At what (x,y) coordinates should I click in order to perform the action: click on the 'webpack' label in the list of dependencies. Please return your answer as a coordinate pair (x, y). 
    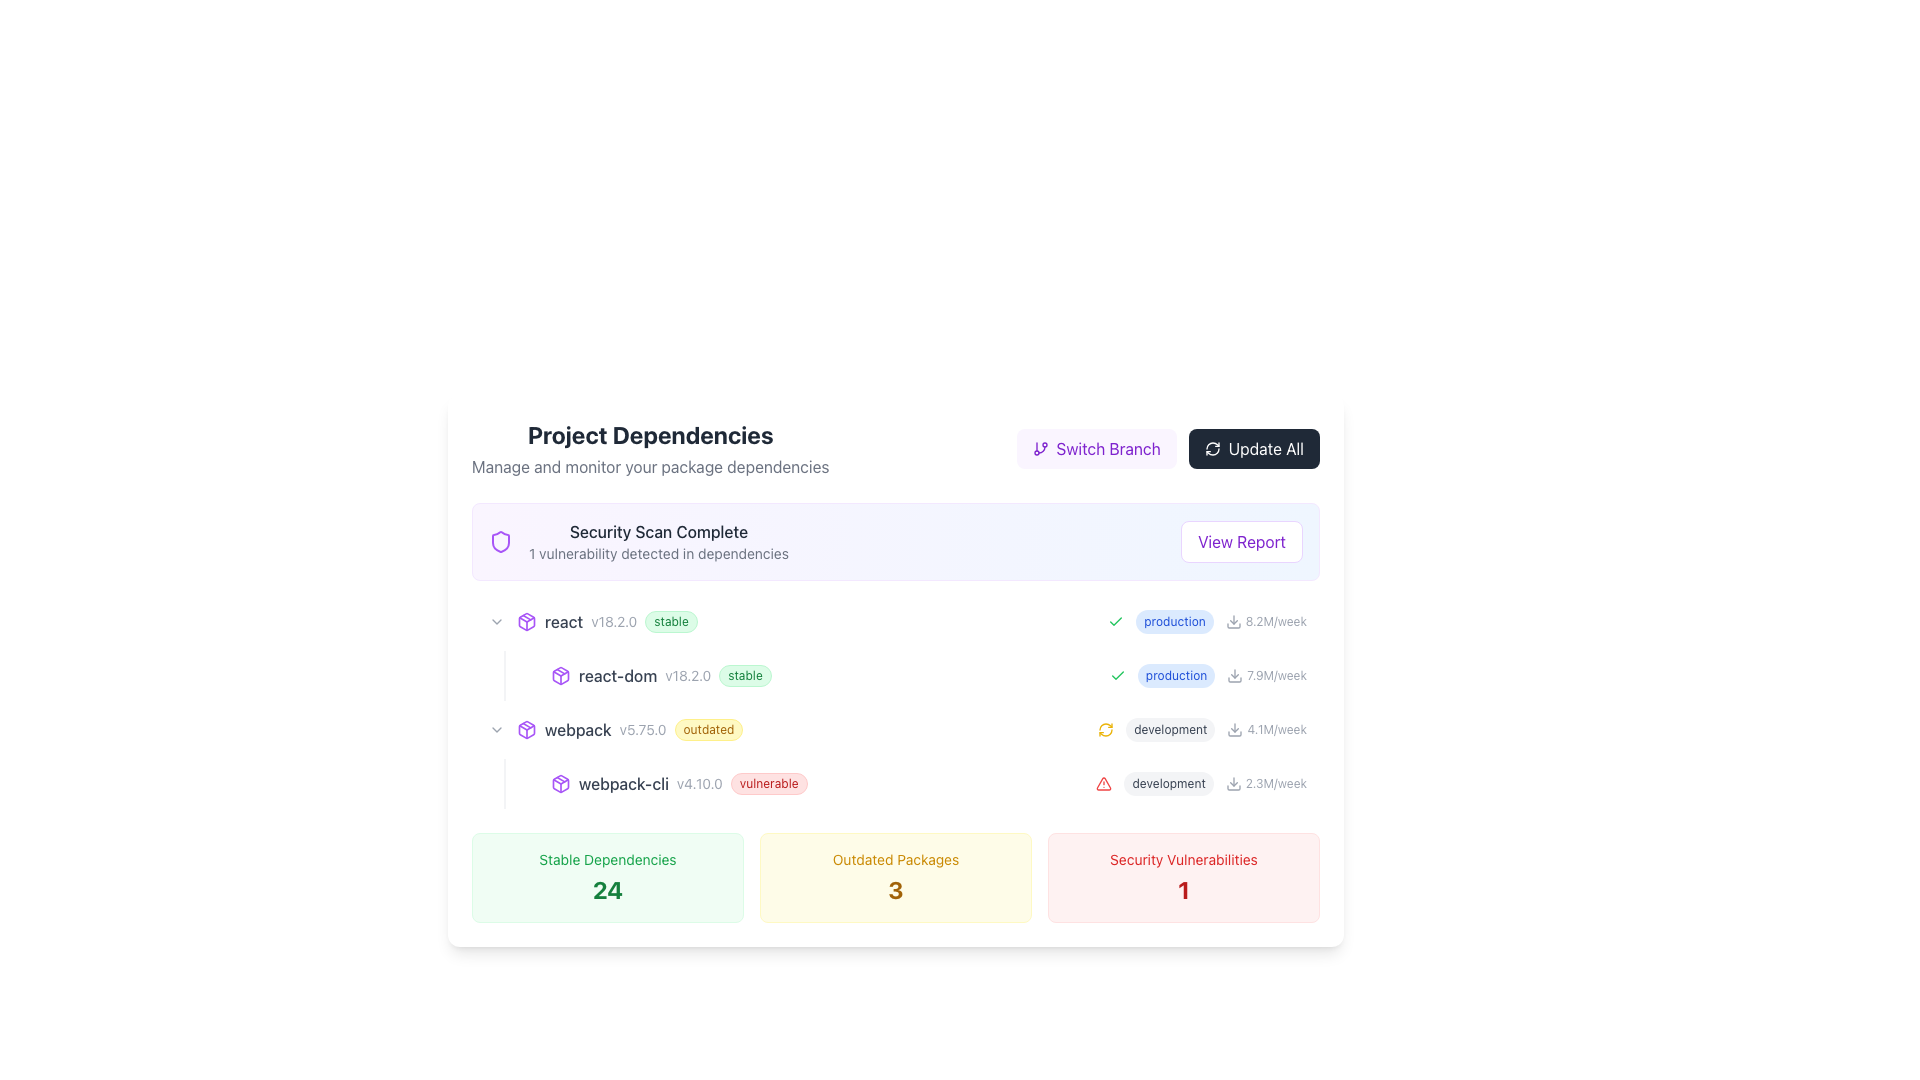
    Looking at the image, I should click on (577, 729).